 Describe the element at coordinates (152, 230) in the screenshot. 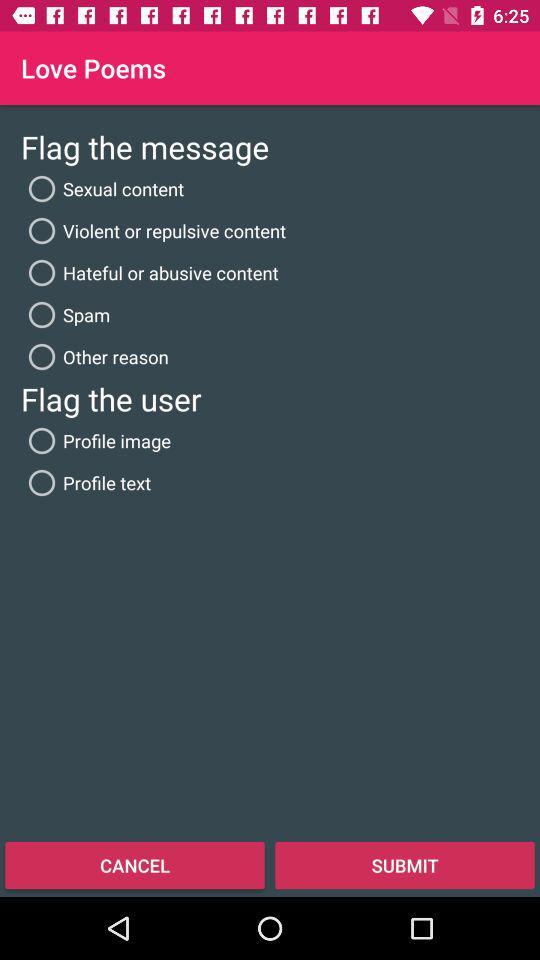

I see `violent or repulsive radio button` at that location.